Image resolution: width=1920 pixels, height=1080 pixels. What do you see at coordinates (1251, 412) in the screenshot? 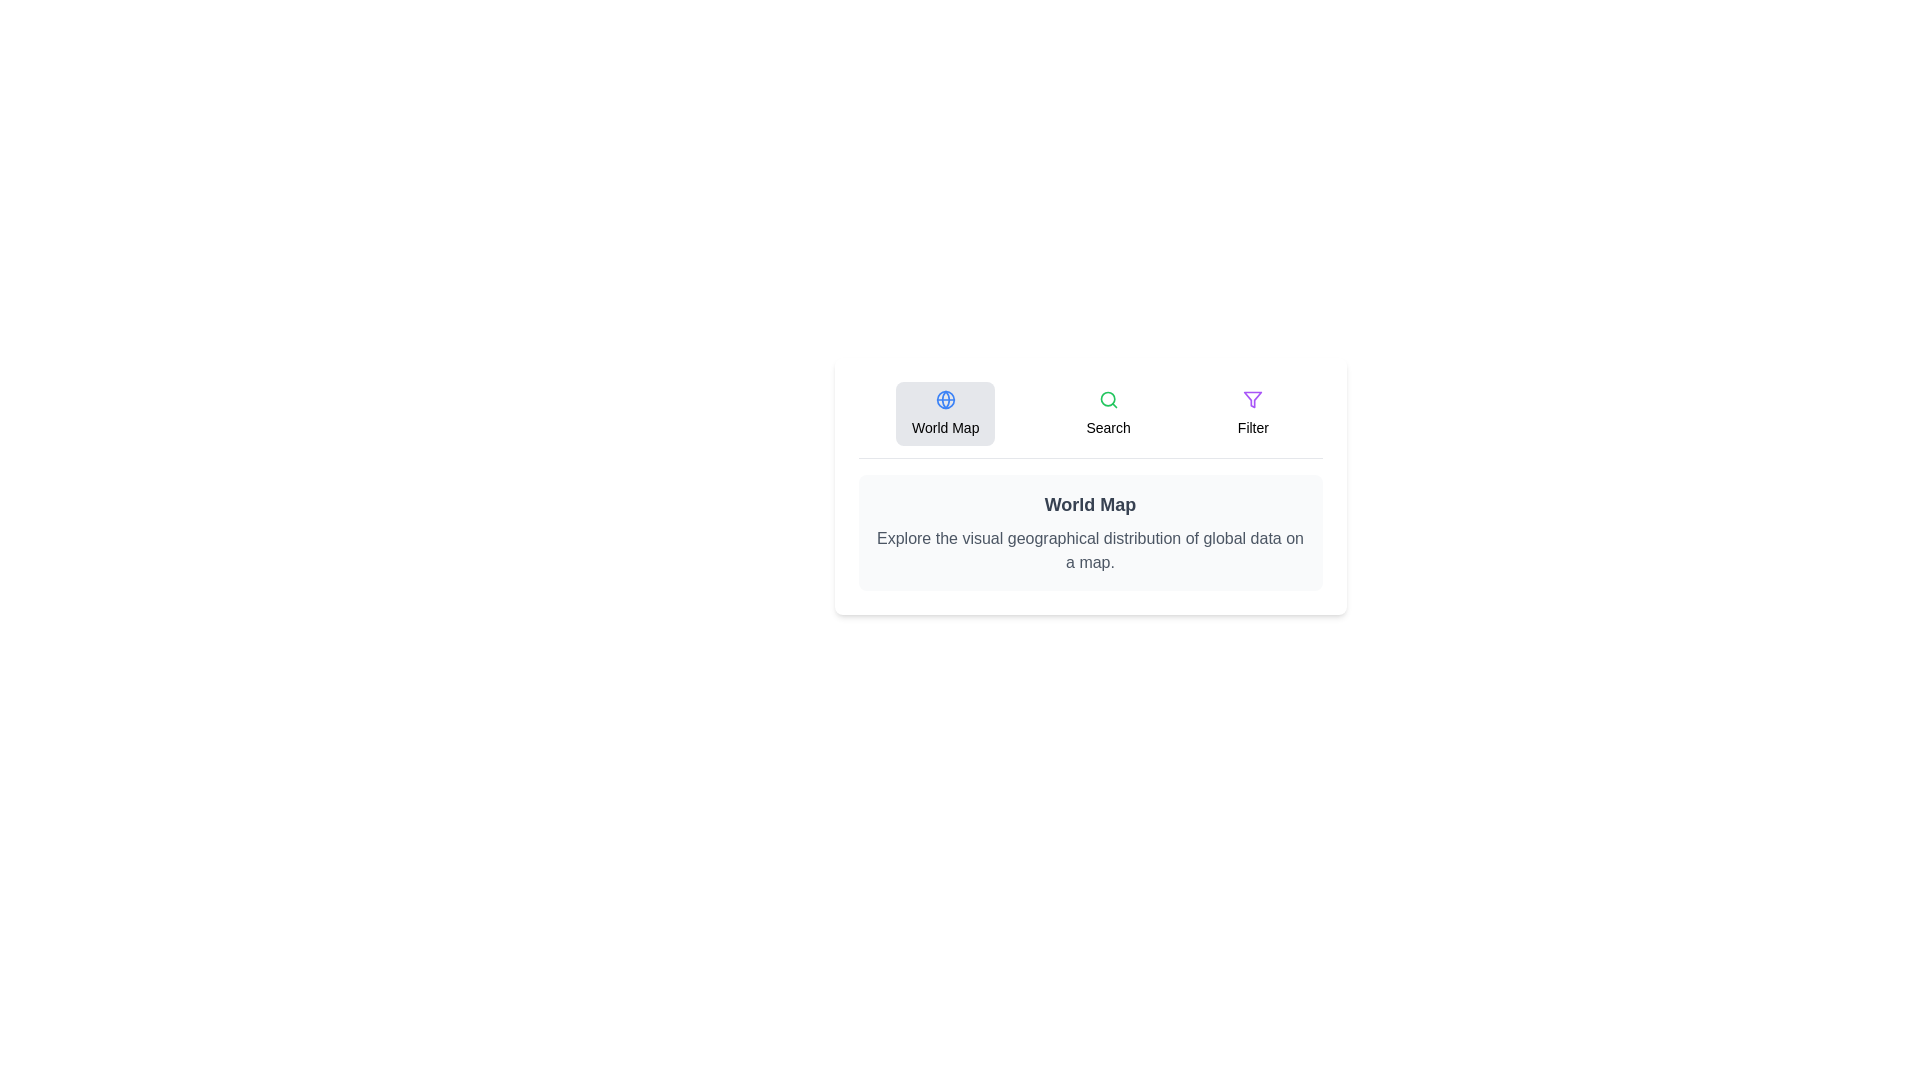
I see `the Filter tab` at bounding box center [1251, 412].